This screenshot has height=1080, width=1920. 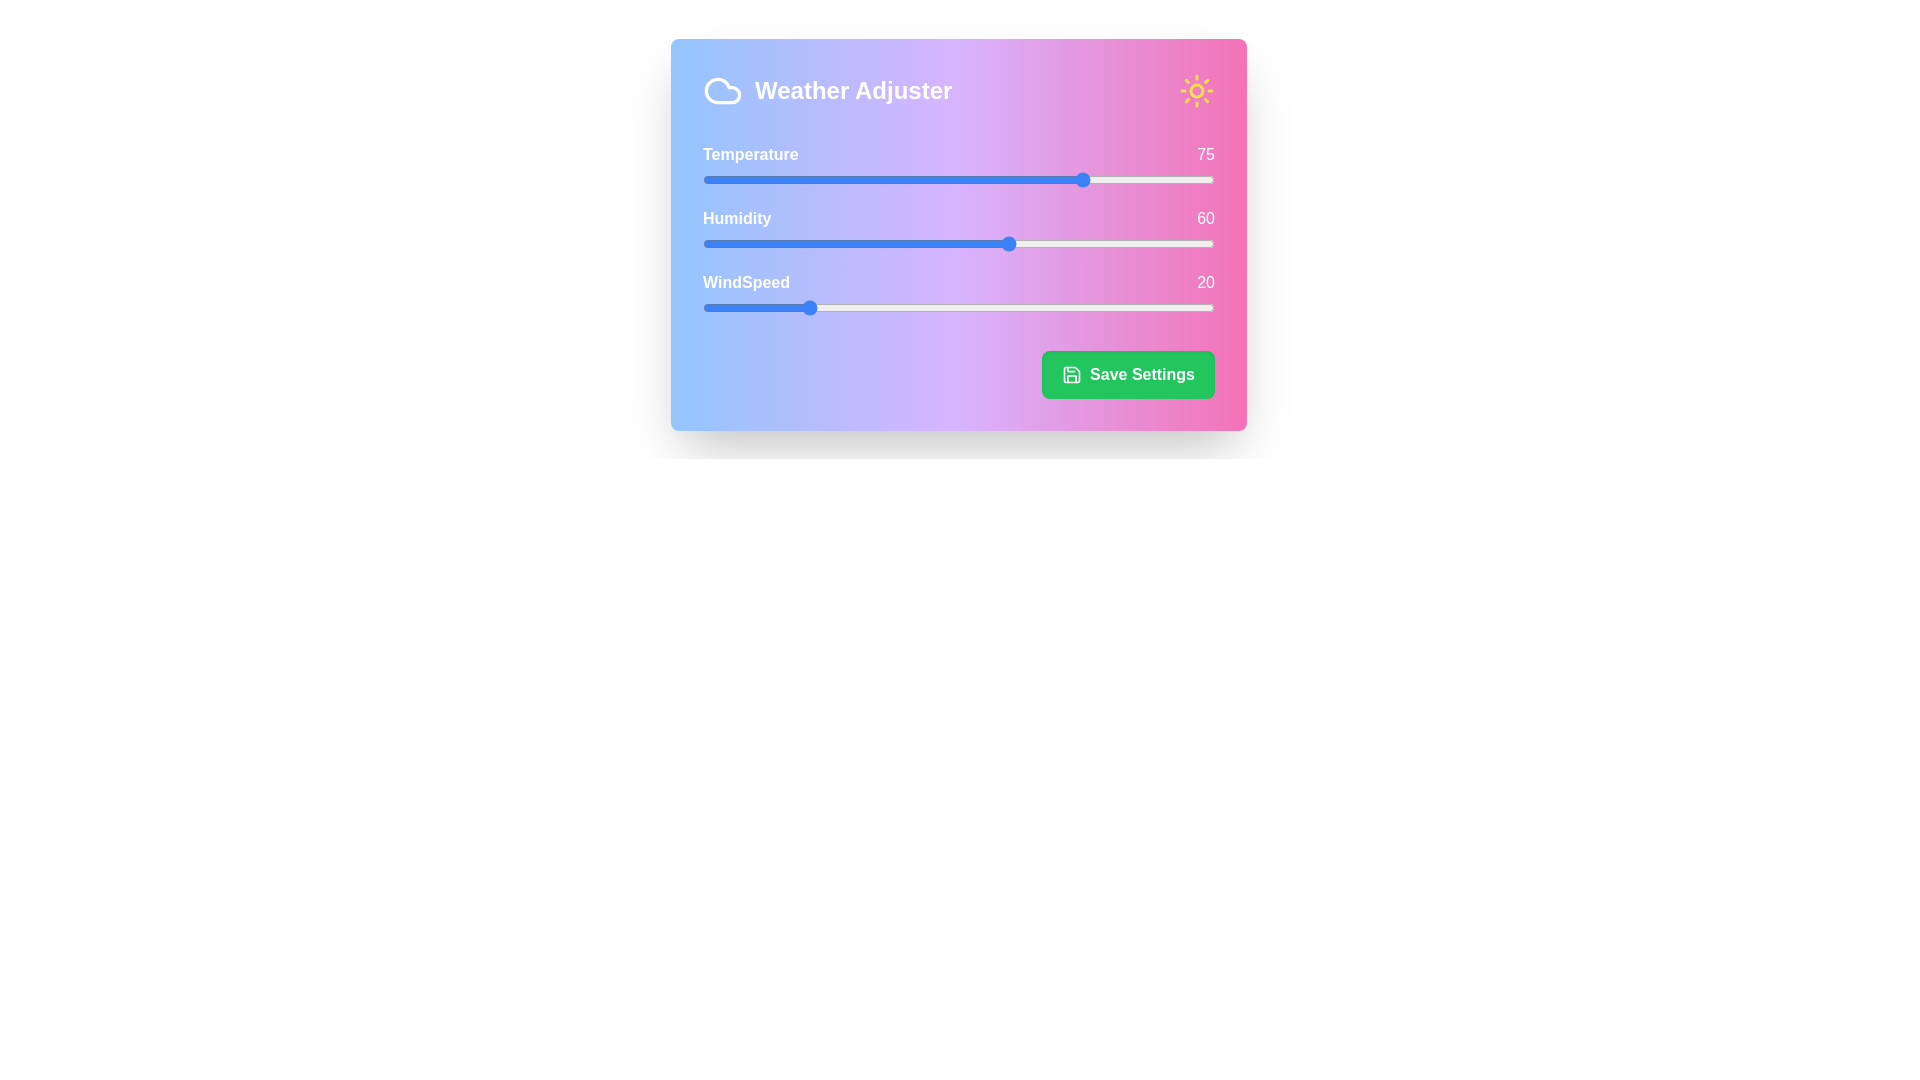 What do you see at coordinates (958, 242) in the screenshot?
I see `the humidity slider` at bounding box center [958, 242].